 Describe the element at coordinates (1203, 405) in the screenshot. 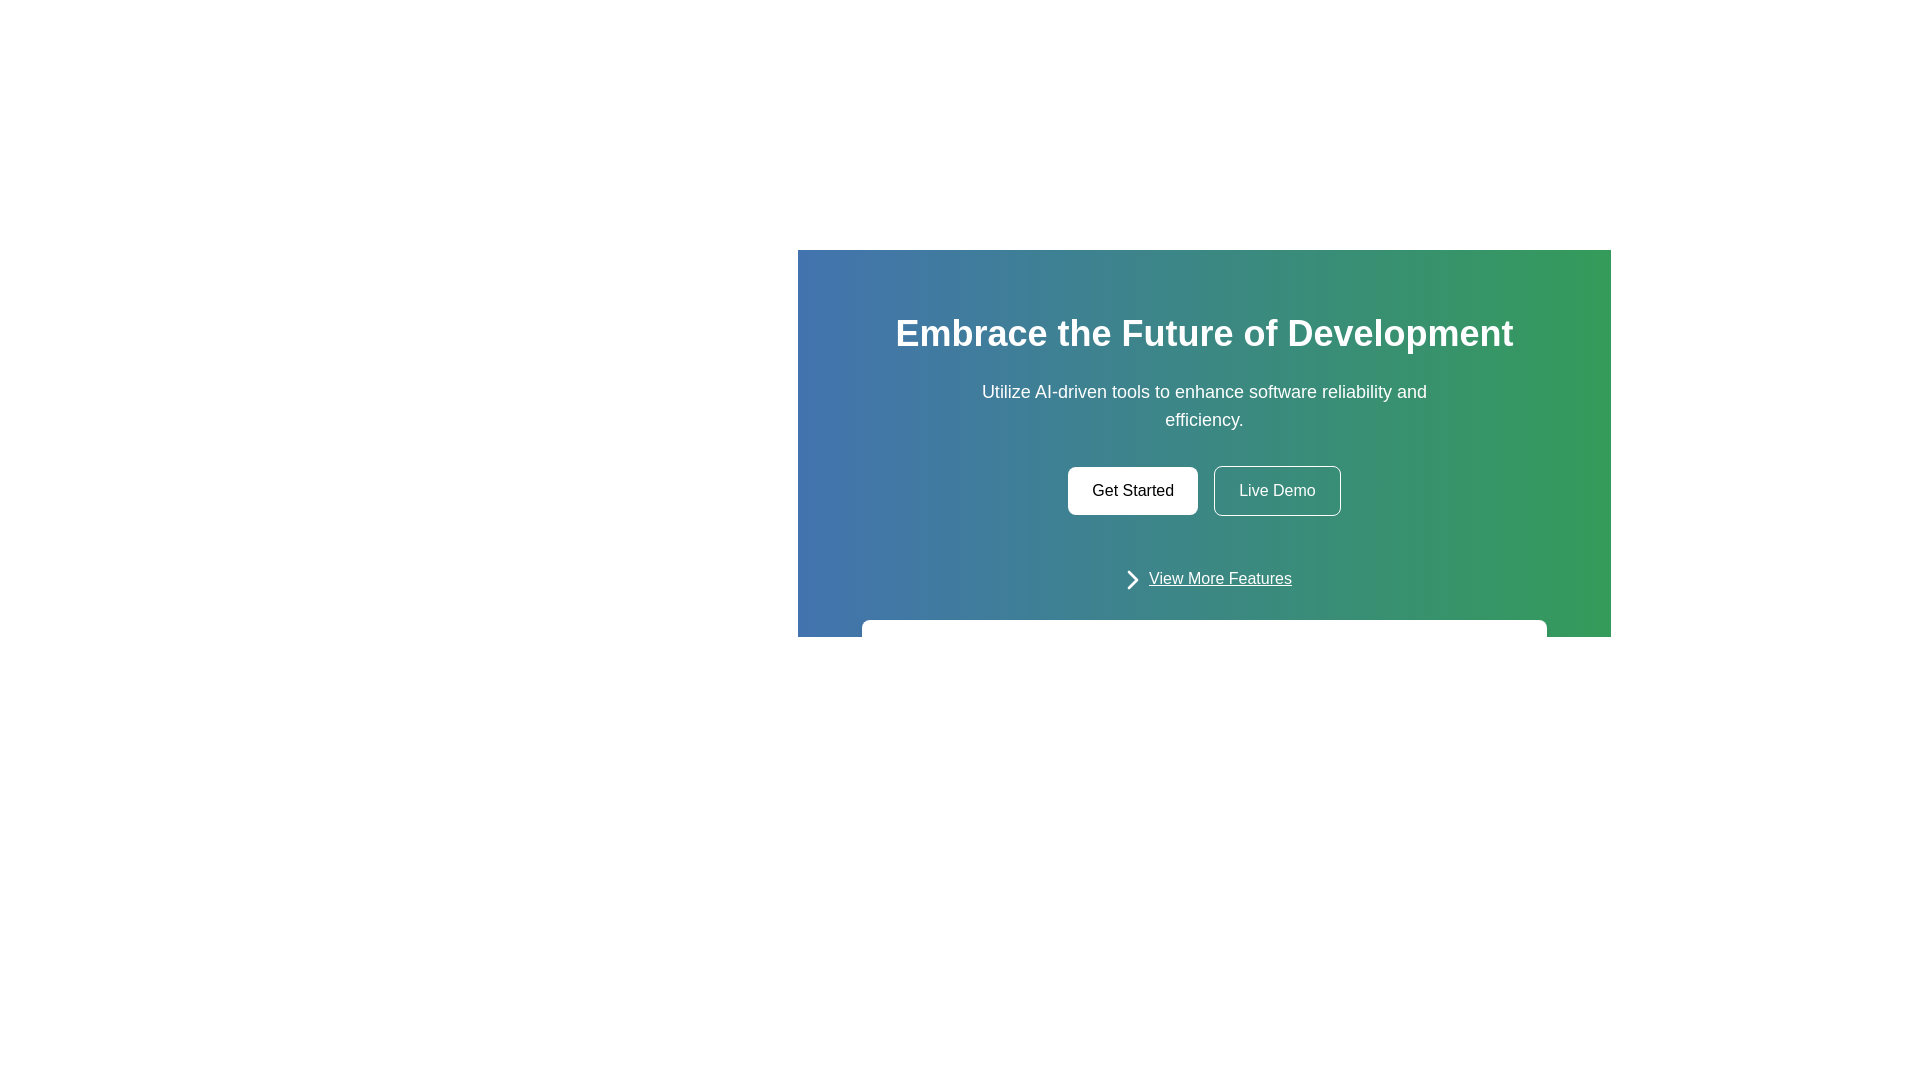

I see `the text element displaying 'Utilize AI-driven tools to enhance software reliability` at that location.